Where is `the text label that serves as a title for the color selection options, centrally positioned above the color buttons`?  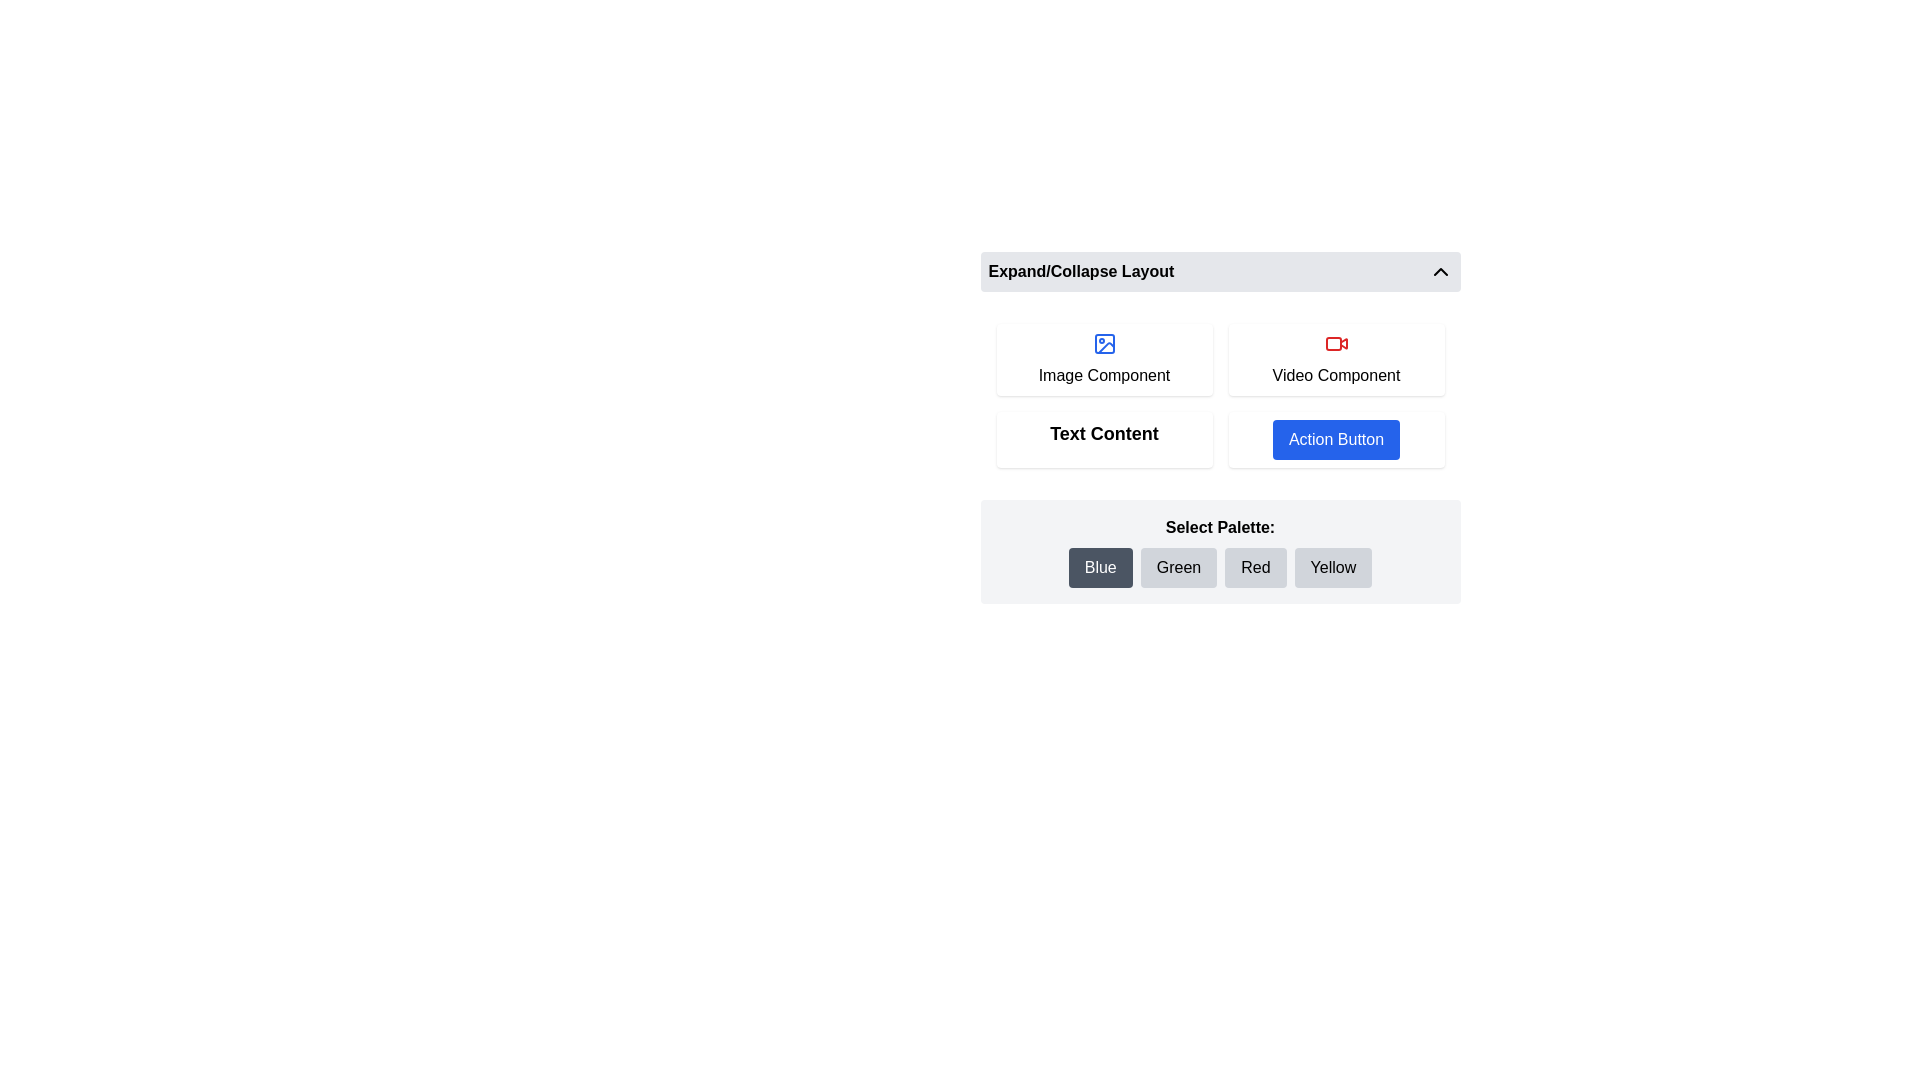
the text label that serves as a title for the color selection options, centrally positioned above the color buttons is located at coordinates (1219, 527).